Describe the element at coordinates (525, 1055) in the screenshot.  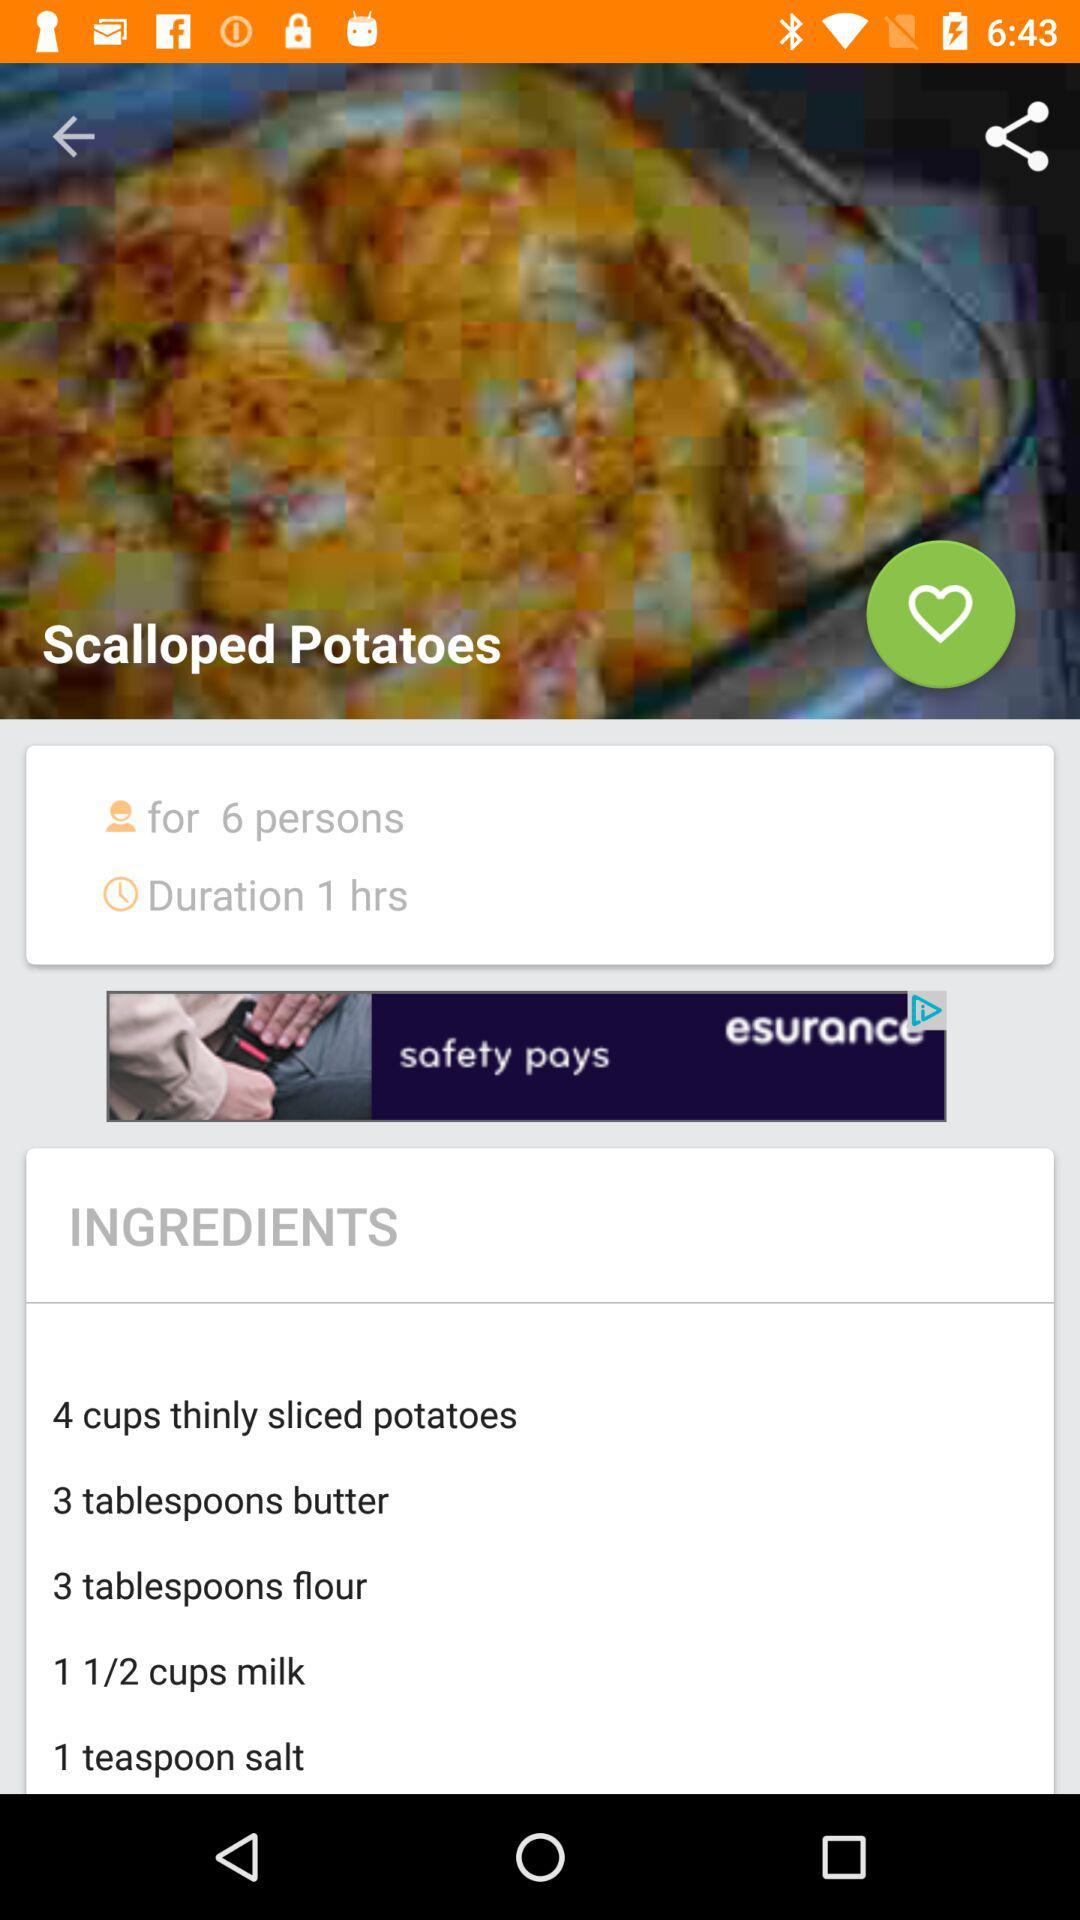
I see `next to option` at that location.